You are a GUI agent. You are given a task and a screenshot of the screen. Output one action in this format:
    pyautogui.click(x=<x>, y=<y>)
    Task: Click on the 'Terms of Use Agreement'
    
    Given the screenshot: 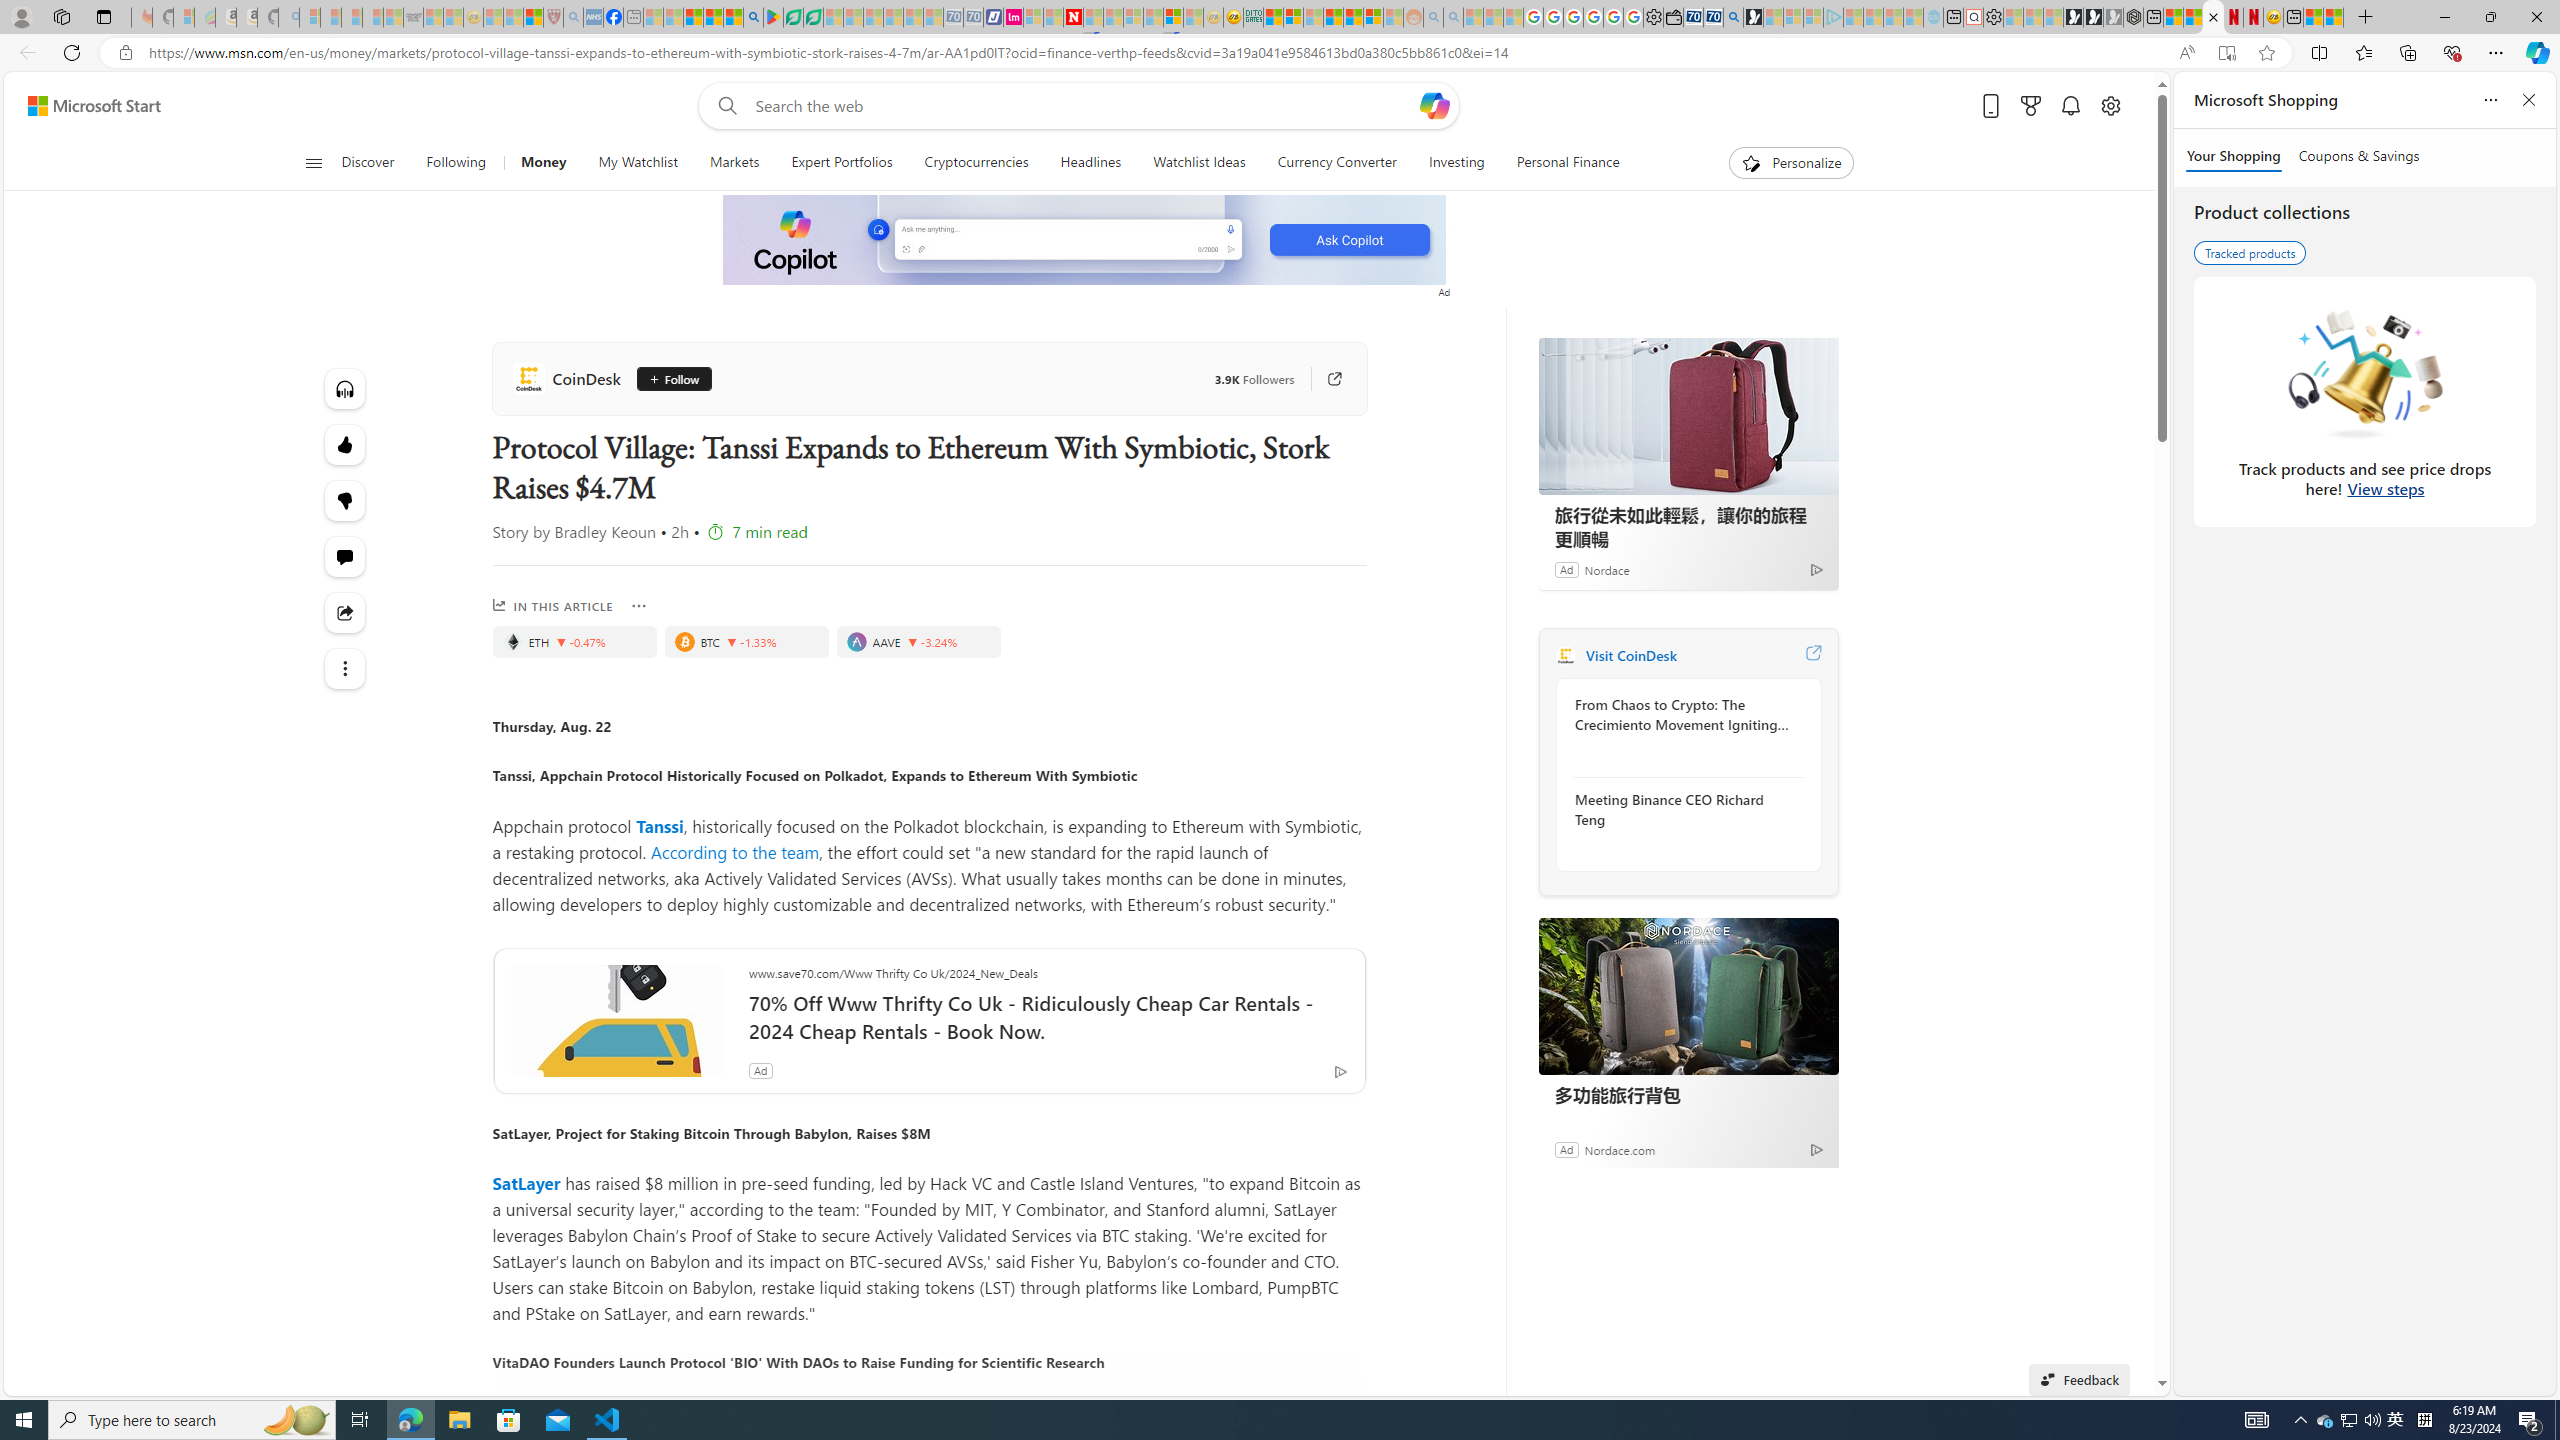 What is the action you would take?
    pyautogui.click(x=792, y=16)
    